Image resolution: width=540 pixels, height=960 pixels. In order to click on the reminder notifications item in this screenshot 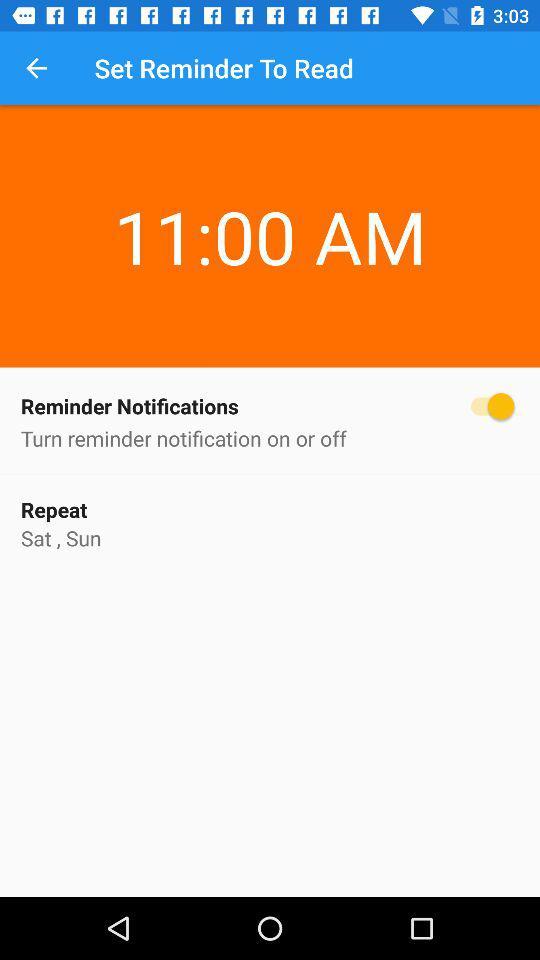, I will do `click(270, 405)`.